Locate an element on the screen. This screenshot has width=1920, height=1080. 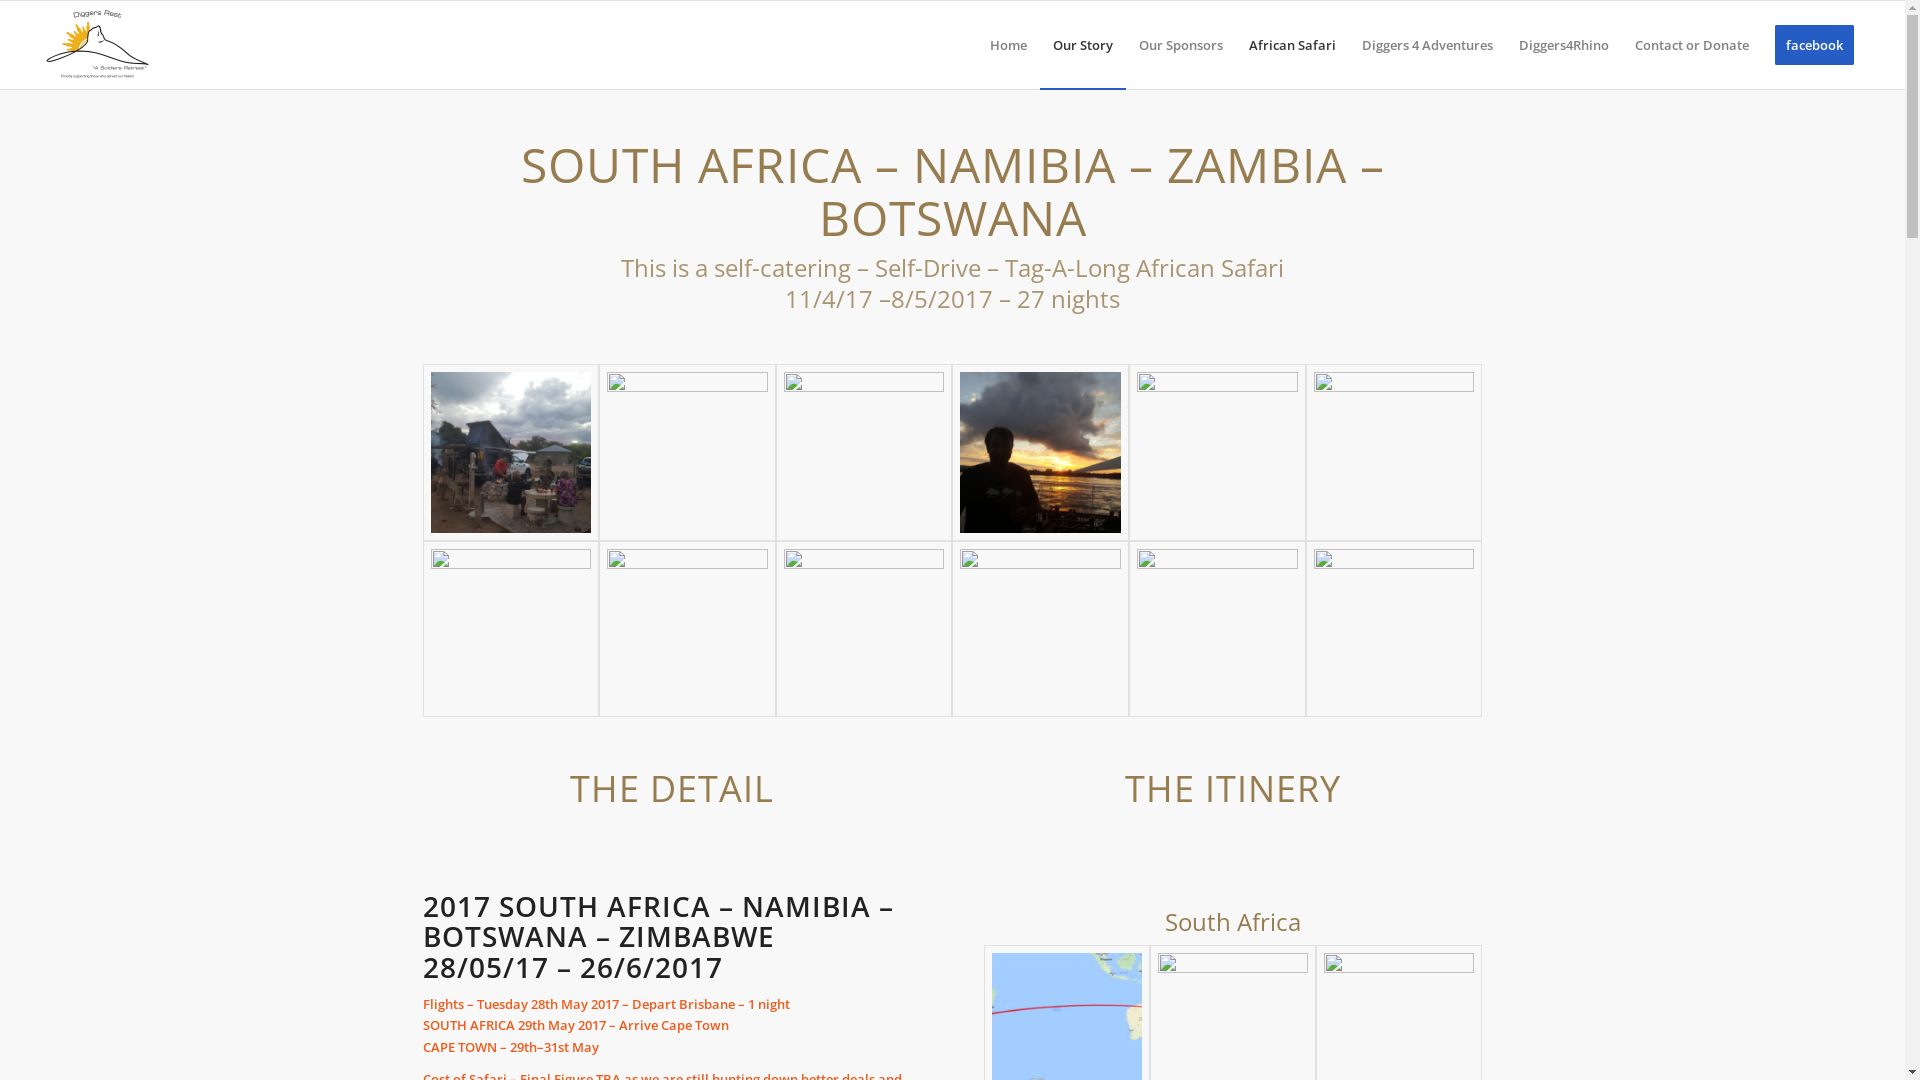
'Our Story' is located at coordinates (1082, 45).